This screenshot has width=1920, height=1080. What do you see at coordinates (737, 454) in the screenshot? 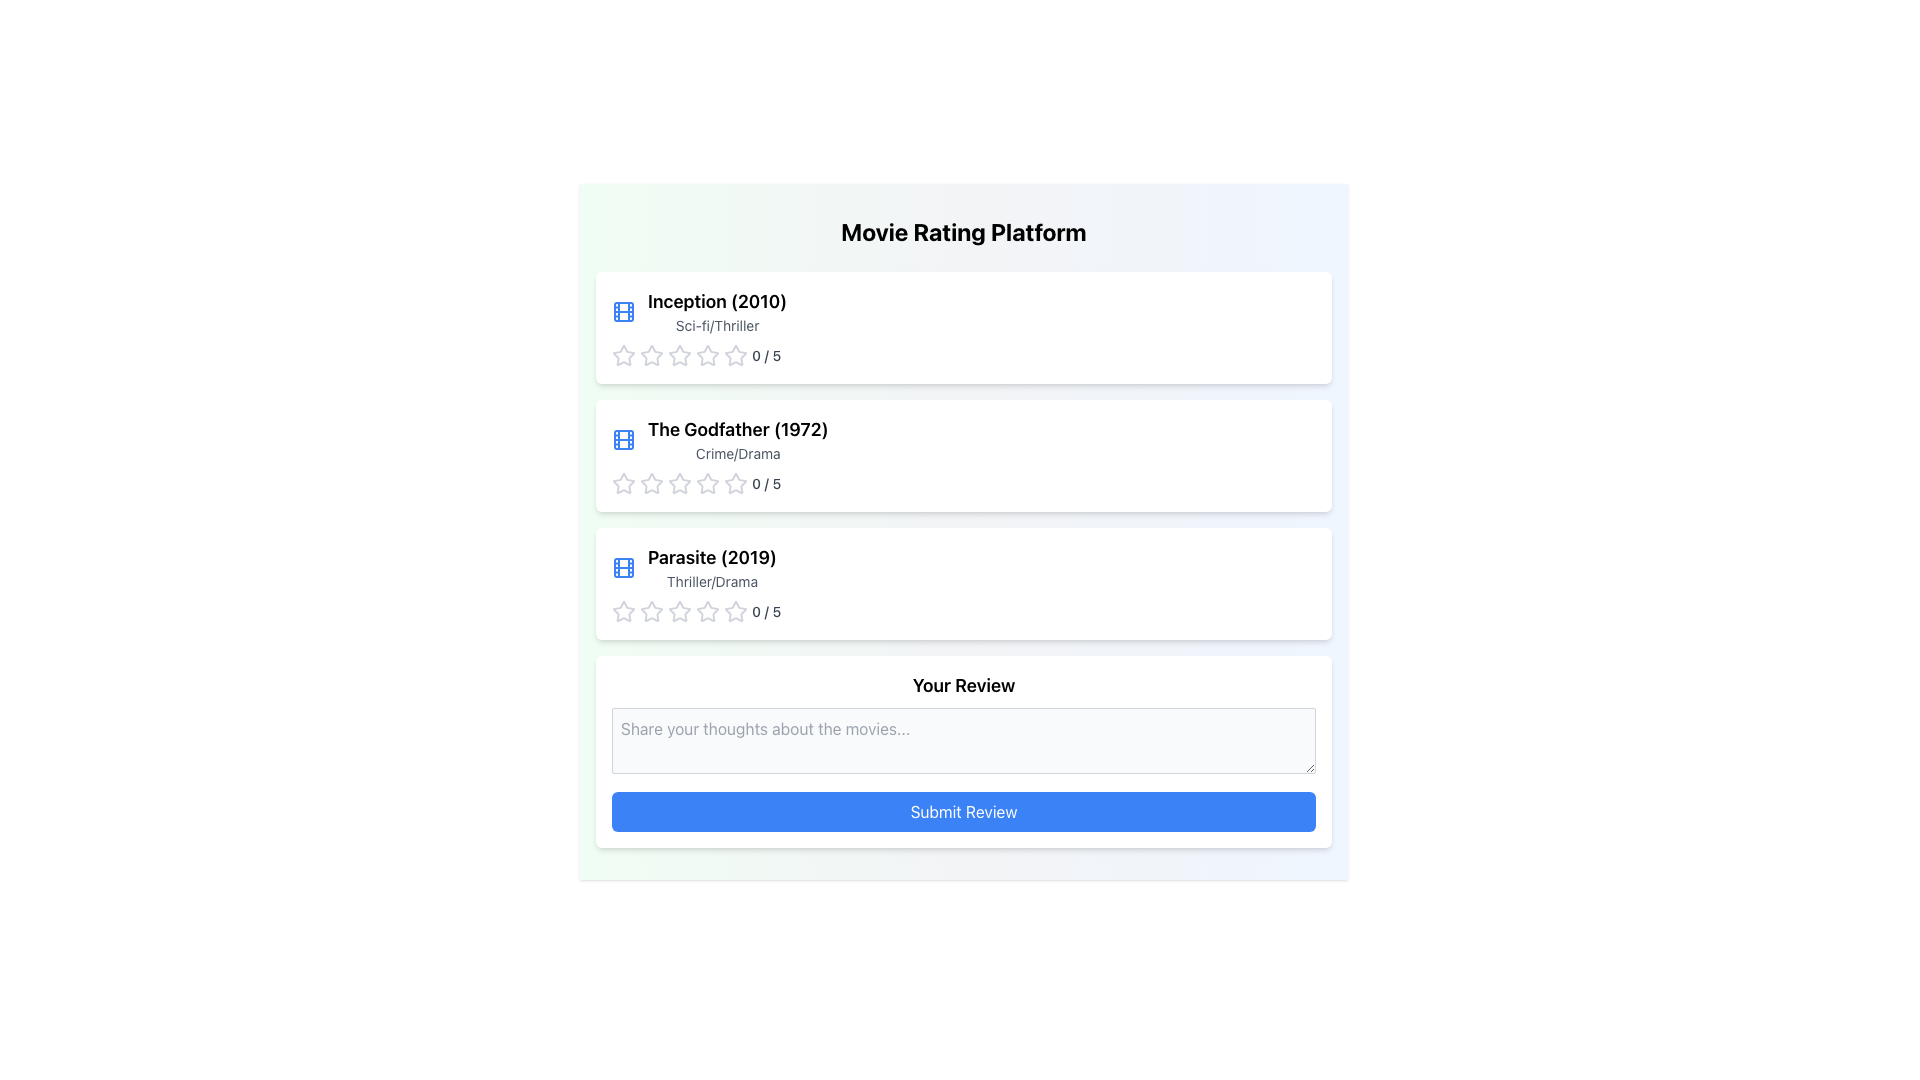
I see `the text label displaying the genre 'Crime/Drama', which is styled in light gray and located beneath the movie title 'The Godfather (1972)'` at bounding box center [737, 454].